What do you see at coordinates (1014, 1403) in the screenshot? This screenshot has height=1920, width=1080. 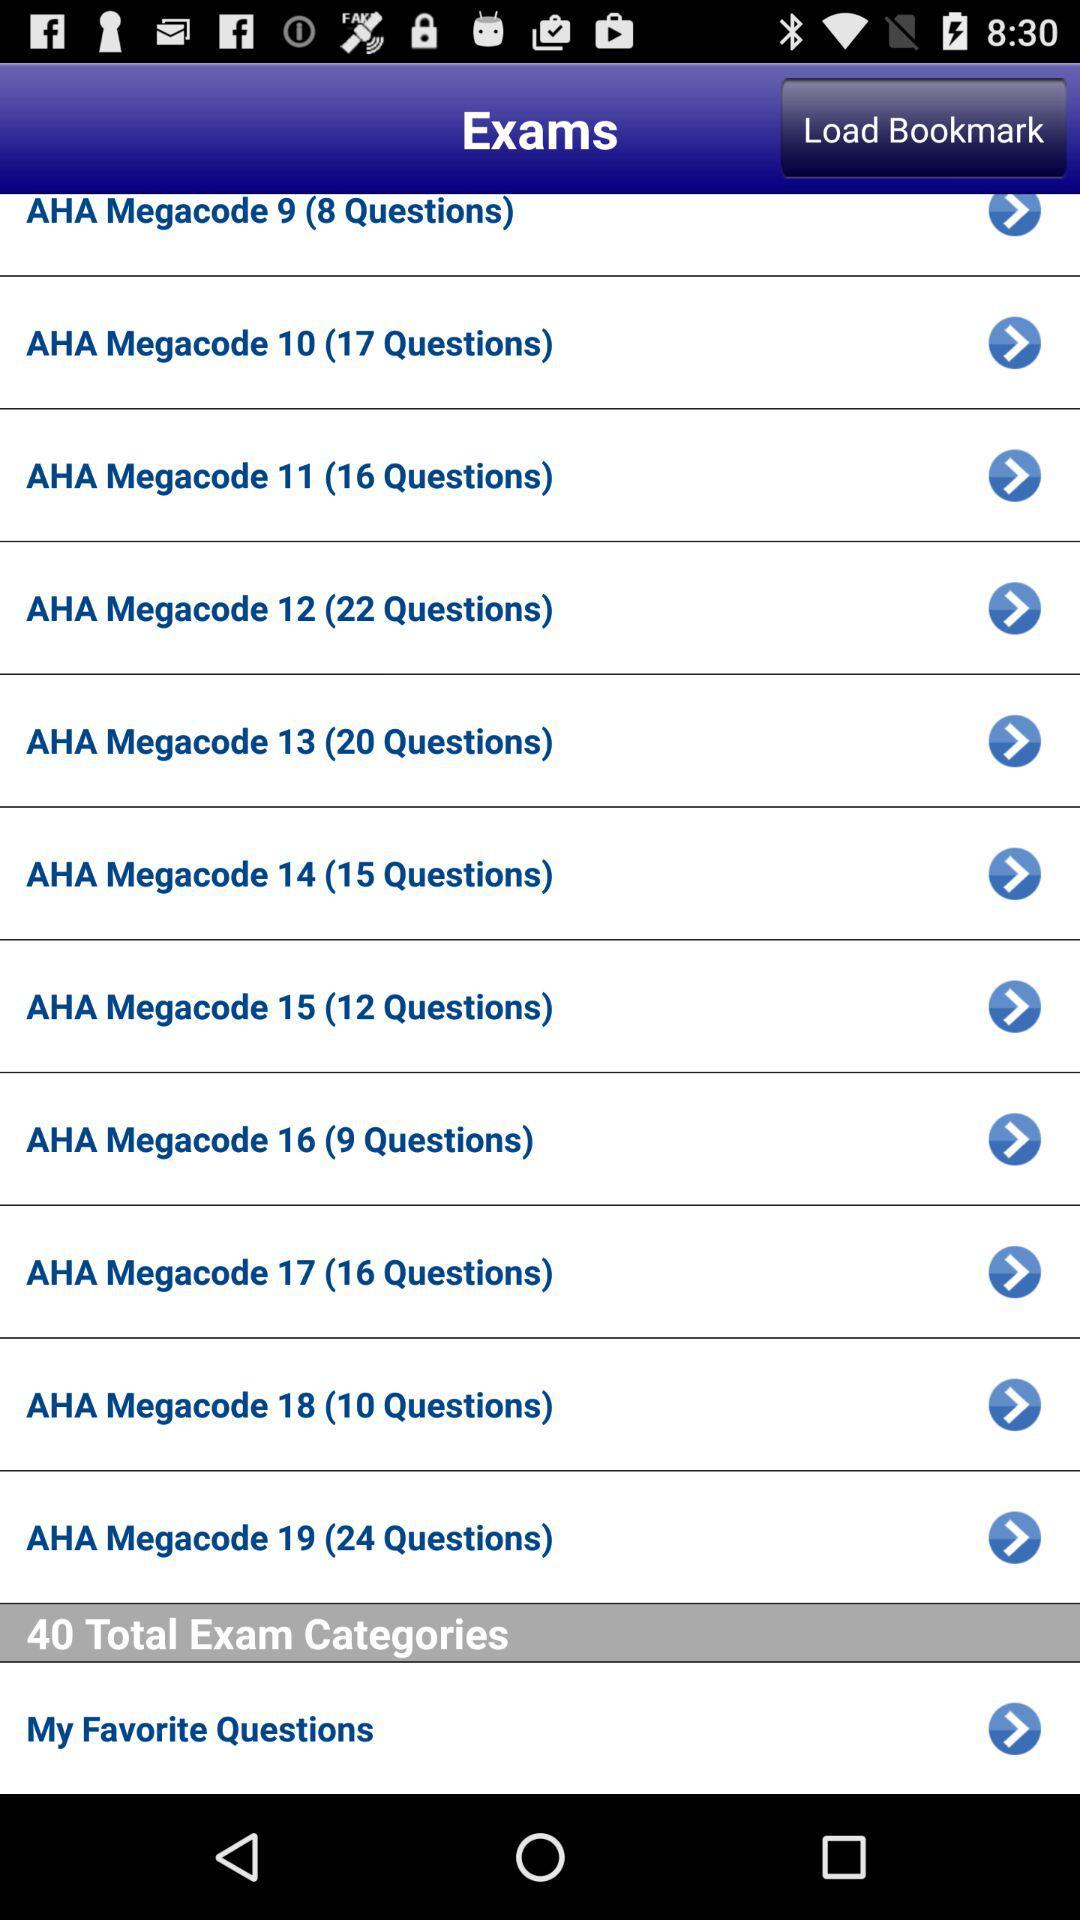 I see `open this book mark` at bounding box center [1014, 1403].